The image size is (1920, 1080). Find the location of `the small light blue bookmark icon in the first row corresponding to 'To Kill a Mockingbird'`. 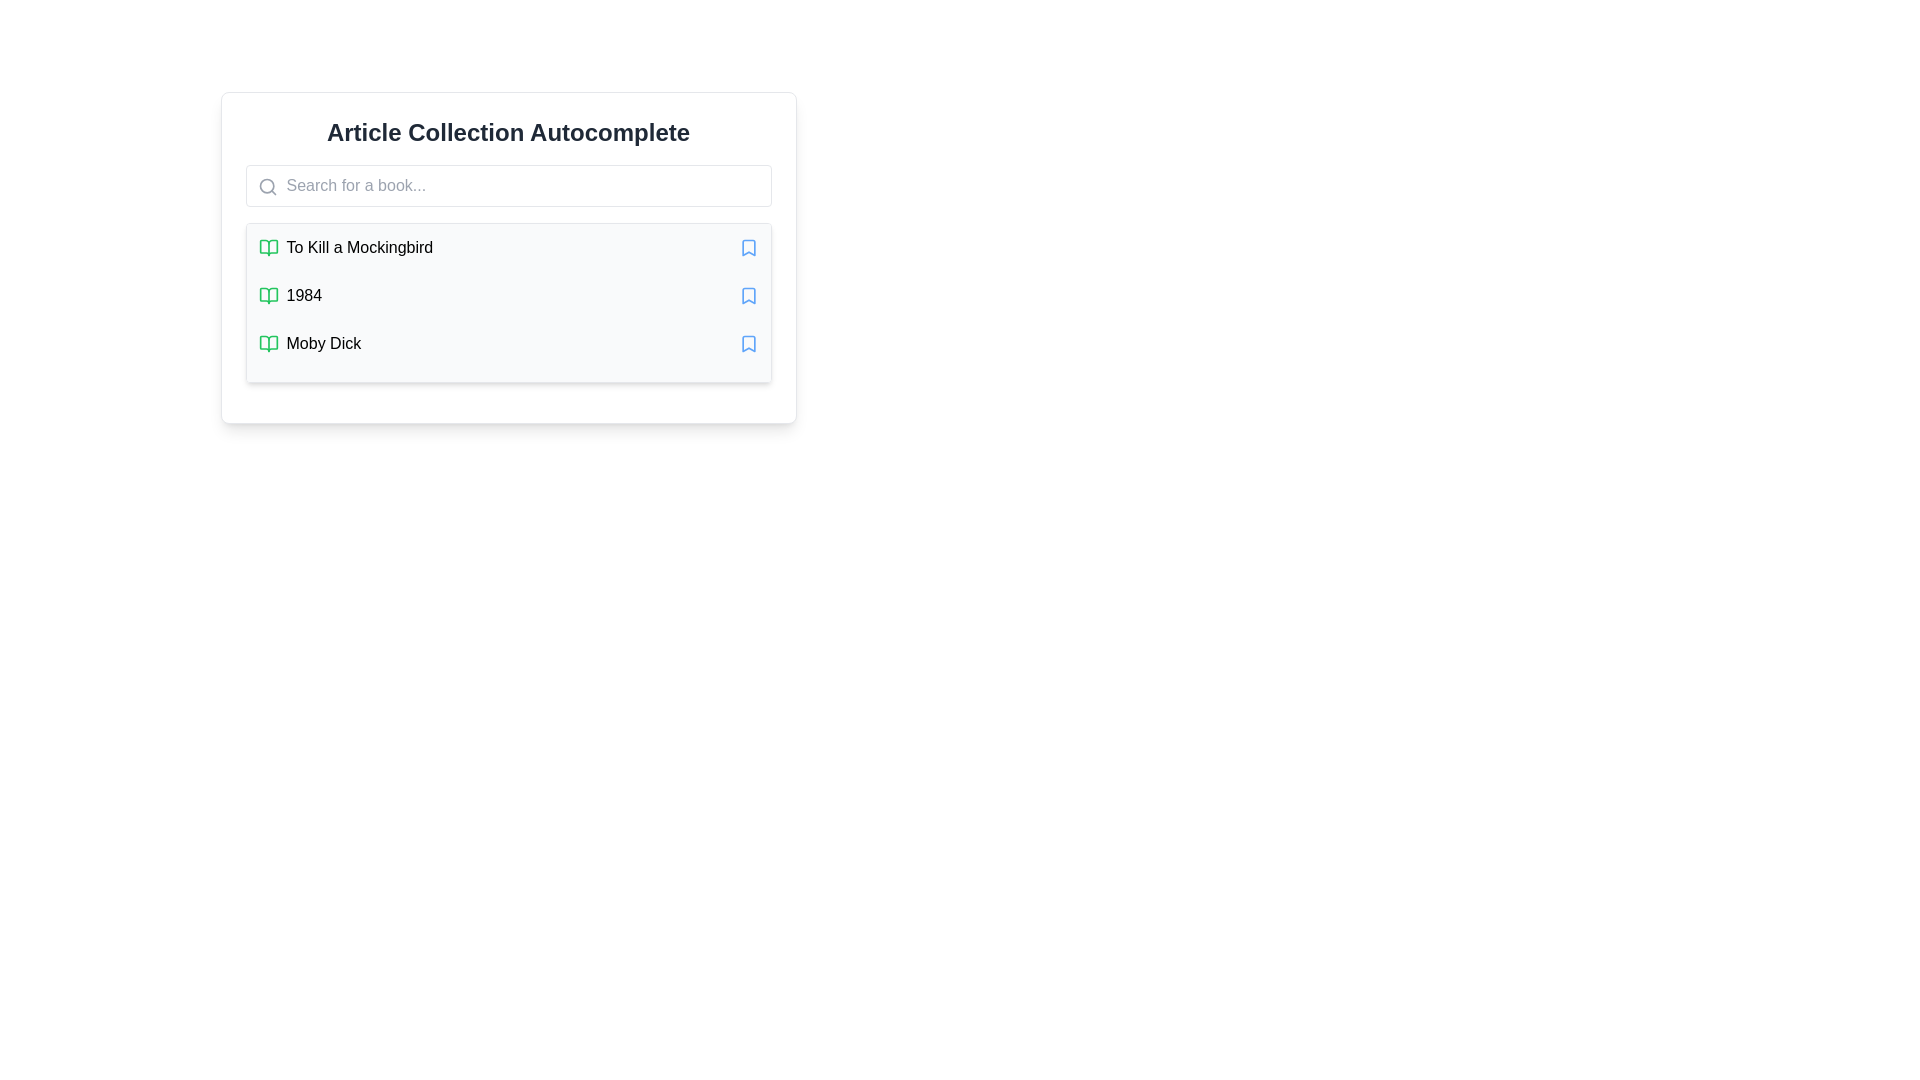

the small light blue bookmark icon in the first row corresponding to 'To Kill a Mockingbird' is located at coordinates (747, 246).